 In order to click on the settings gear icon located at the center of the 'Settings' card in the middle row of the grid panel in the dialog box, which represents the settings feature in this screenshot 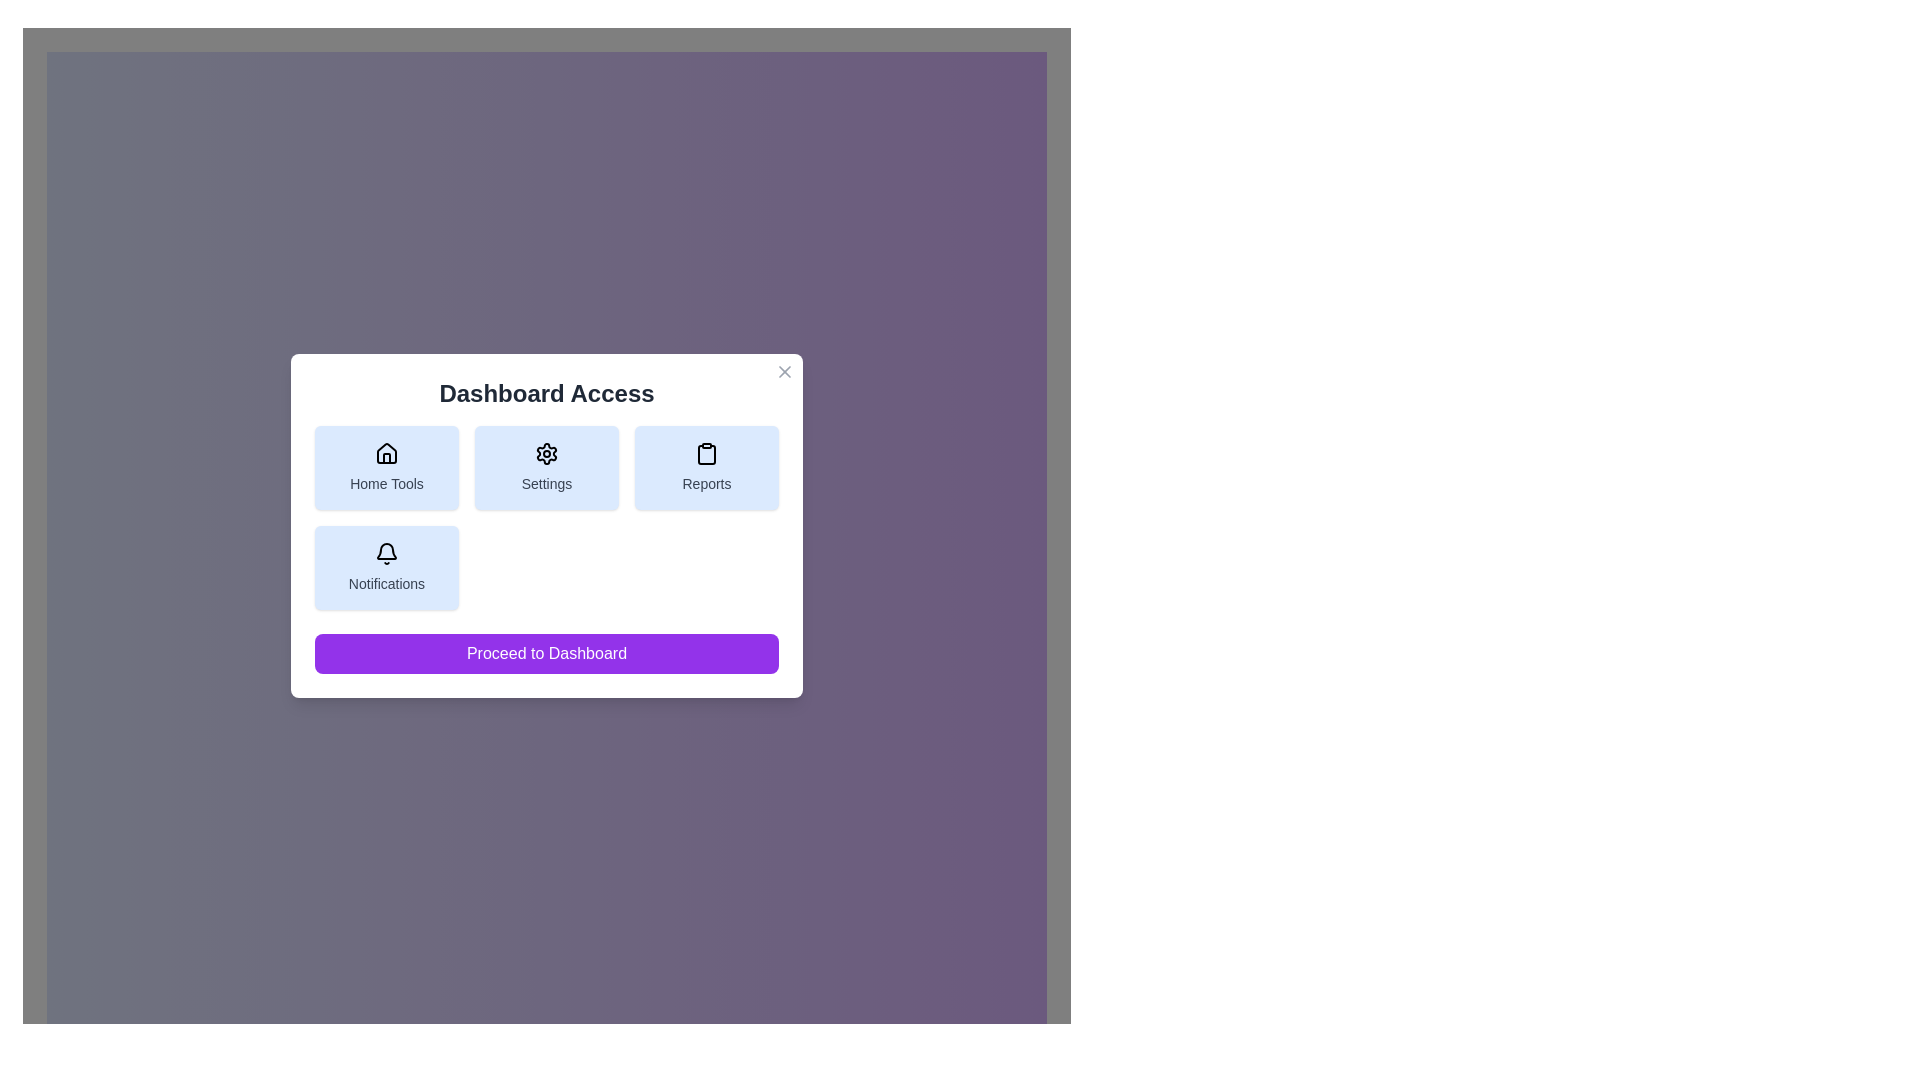, I will do `click(547, 454)`.